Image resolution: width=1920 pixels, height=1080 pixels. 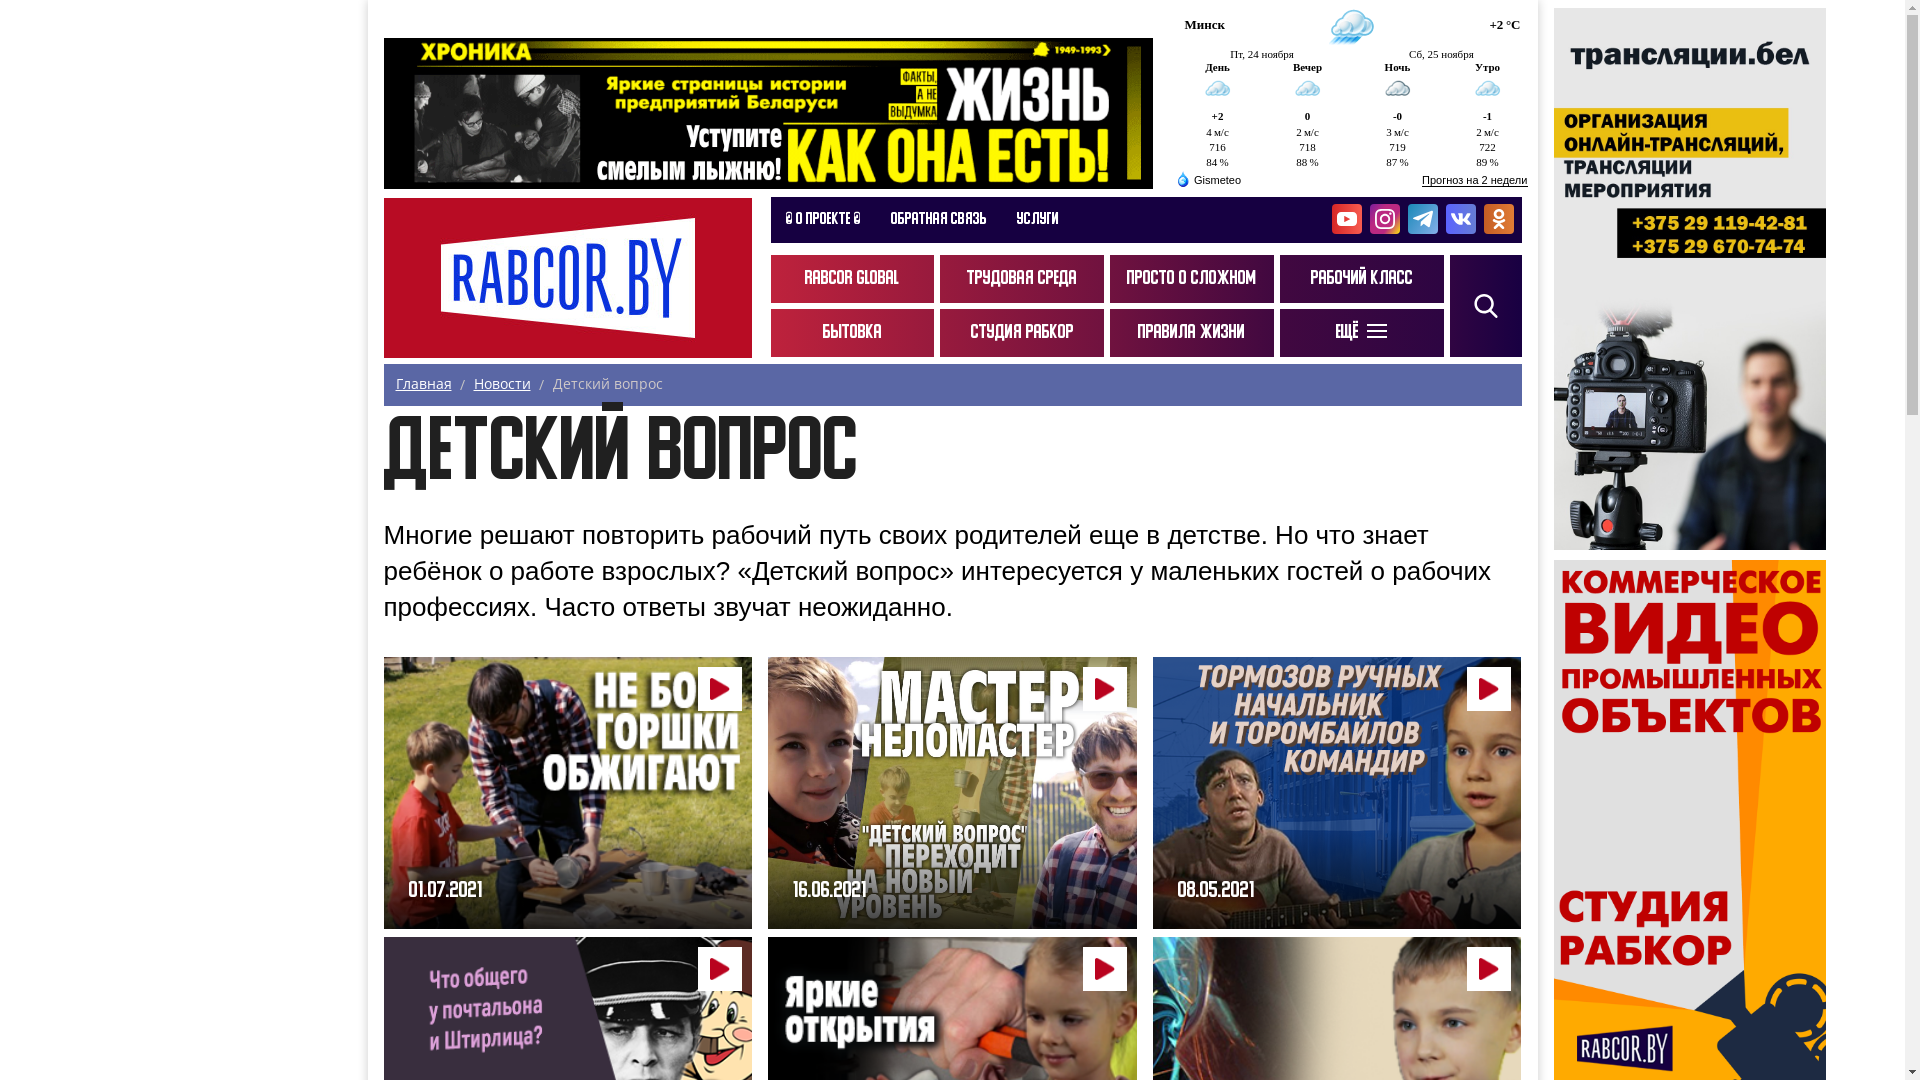 What do you see at coordinates (567, 792) in the screenshot?
I see `'01.07.2021'` at bounding box center [567, 792].